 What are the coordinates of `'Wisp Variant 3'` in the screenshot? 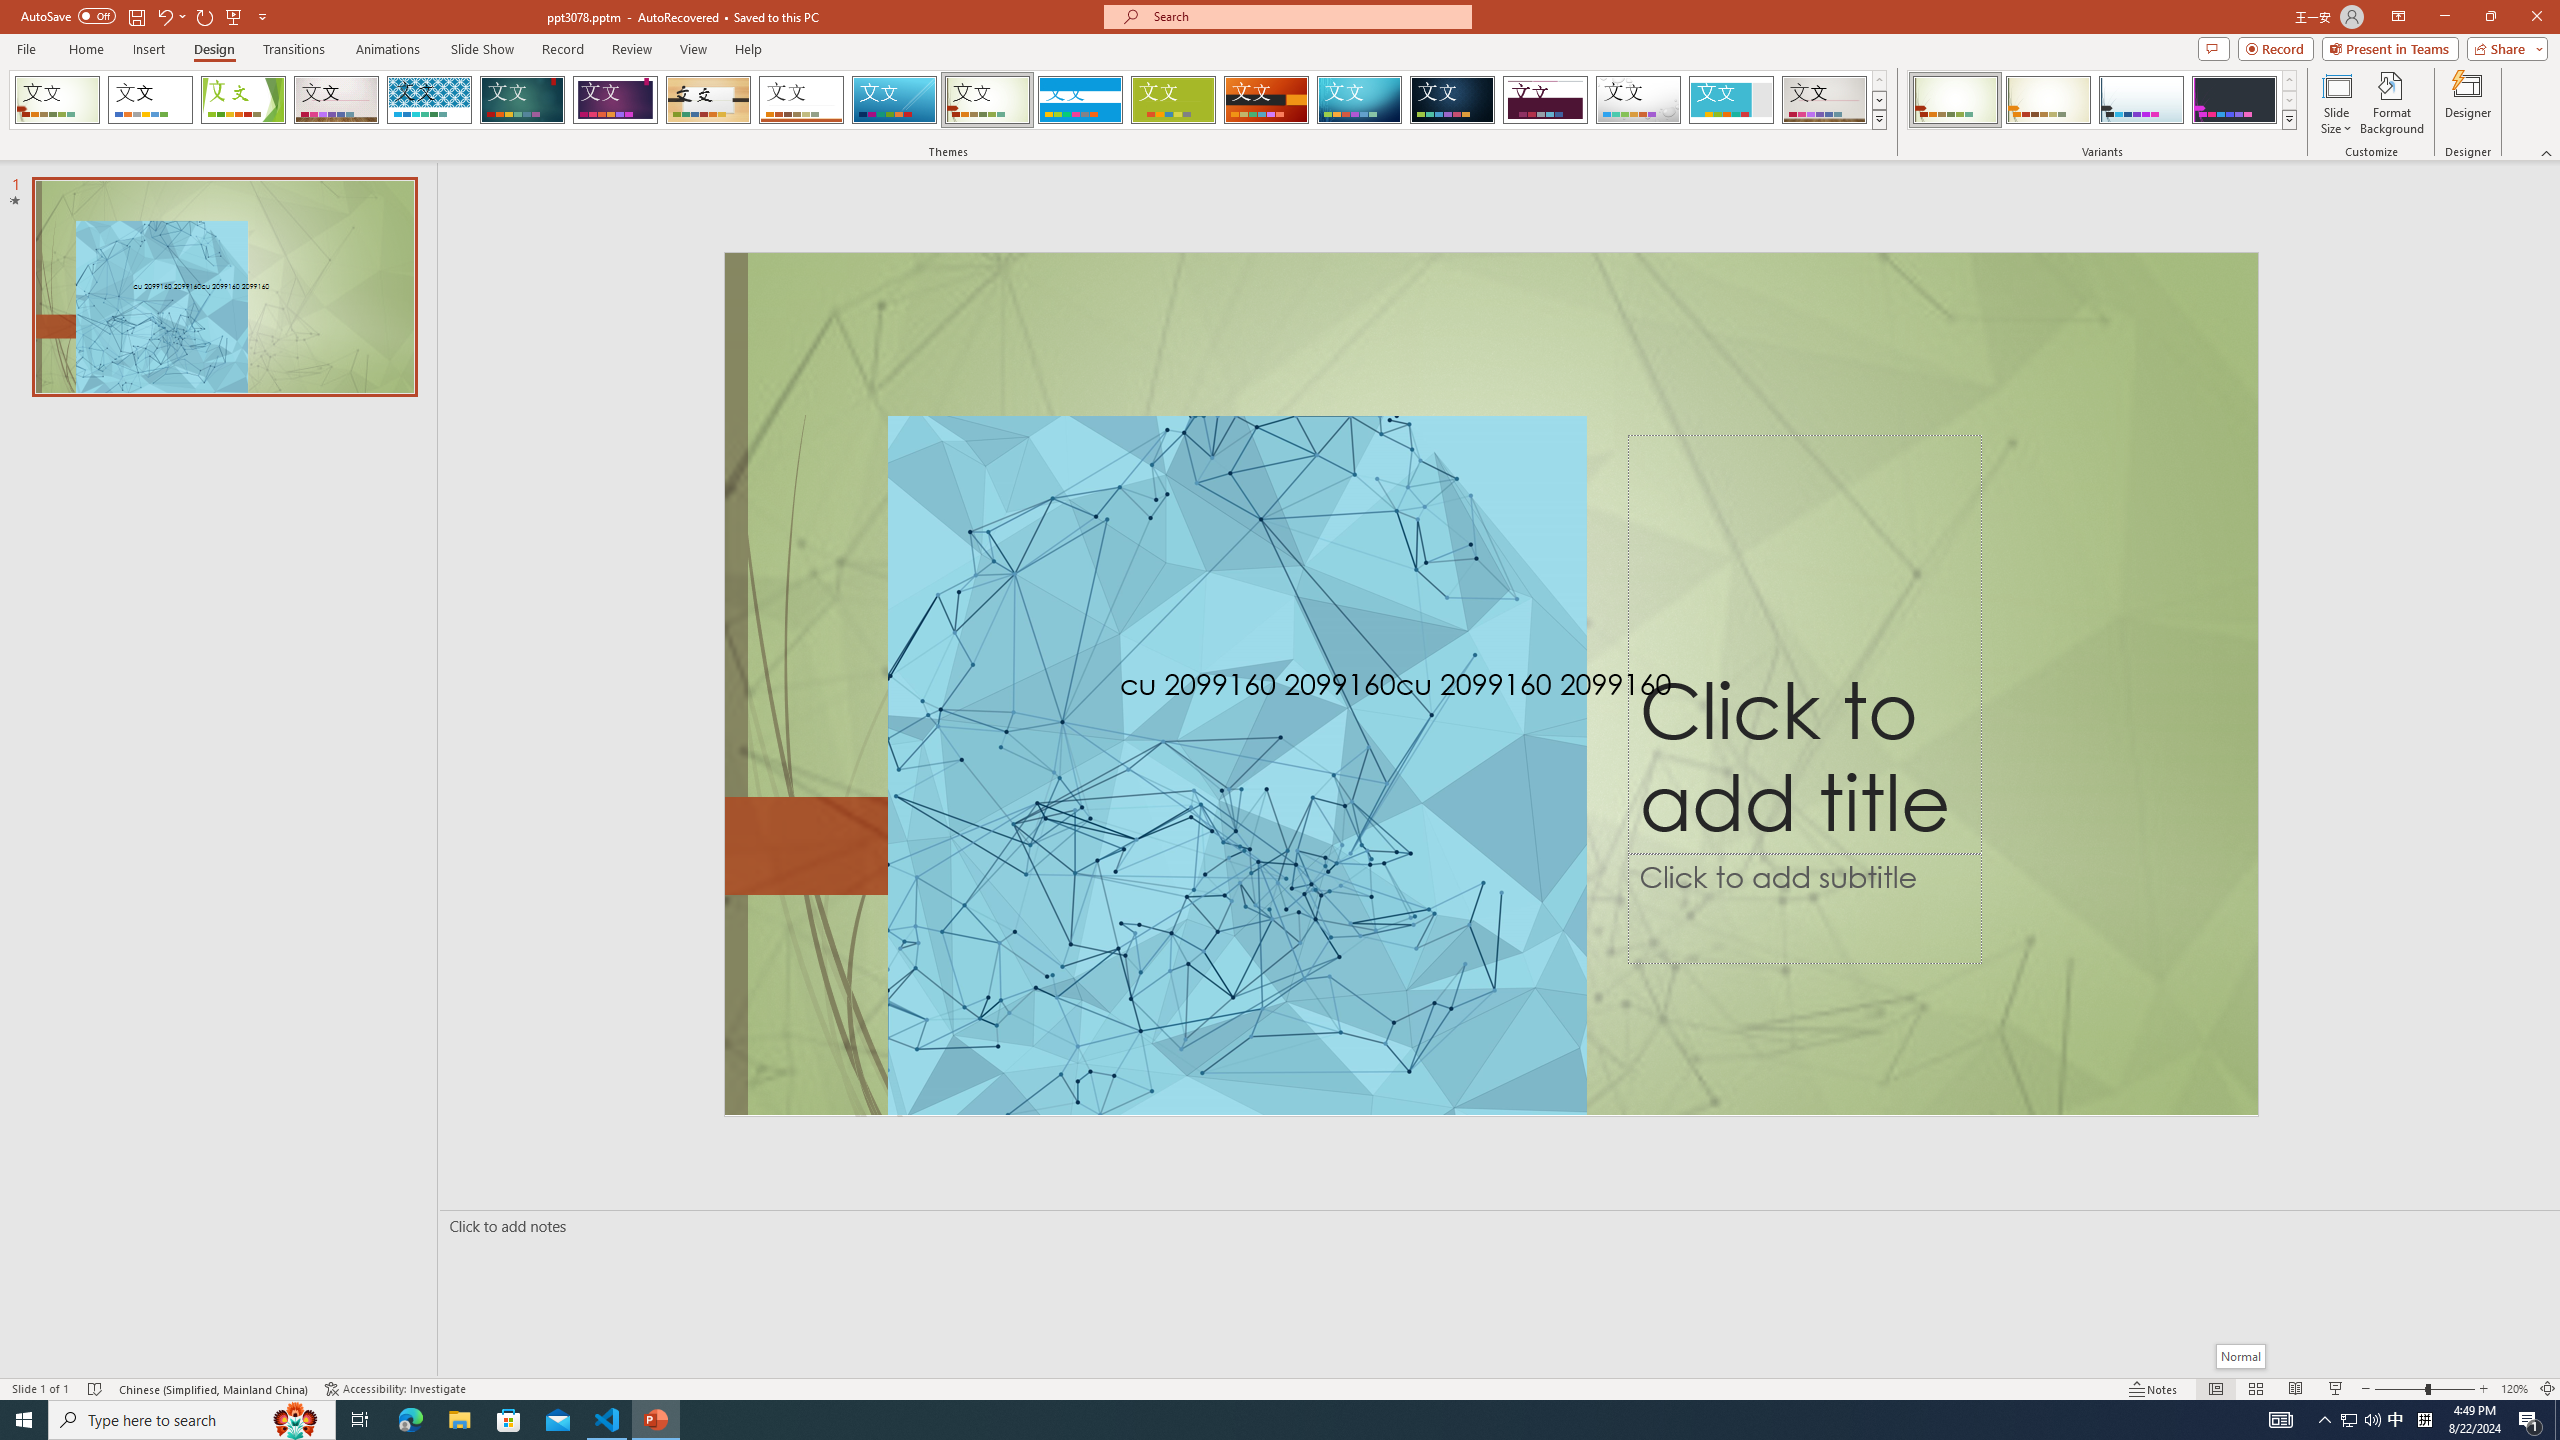 It's located at (2140, 99).